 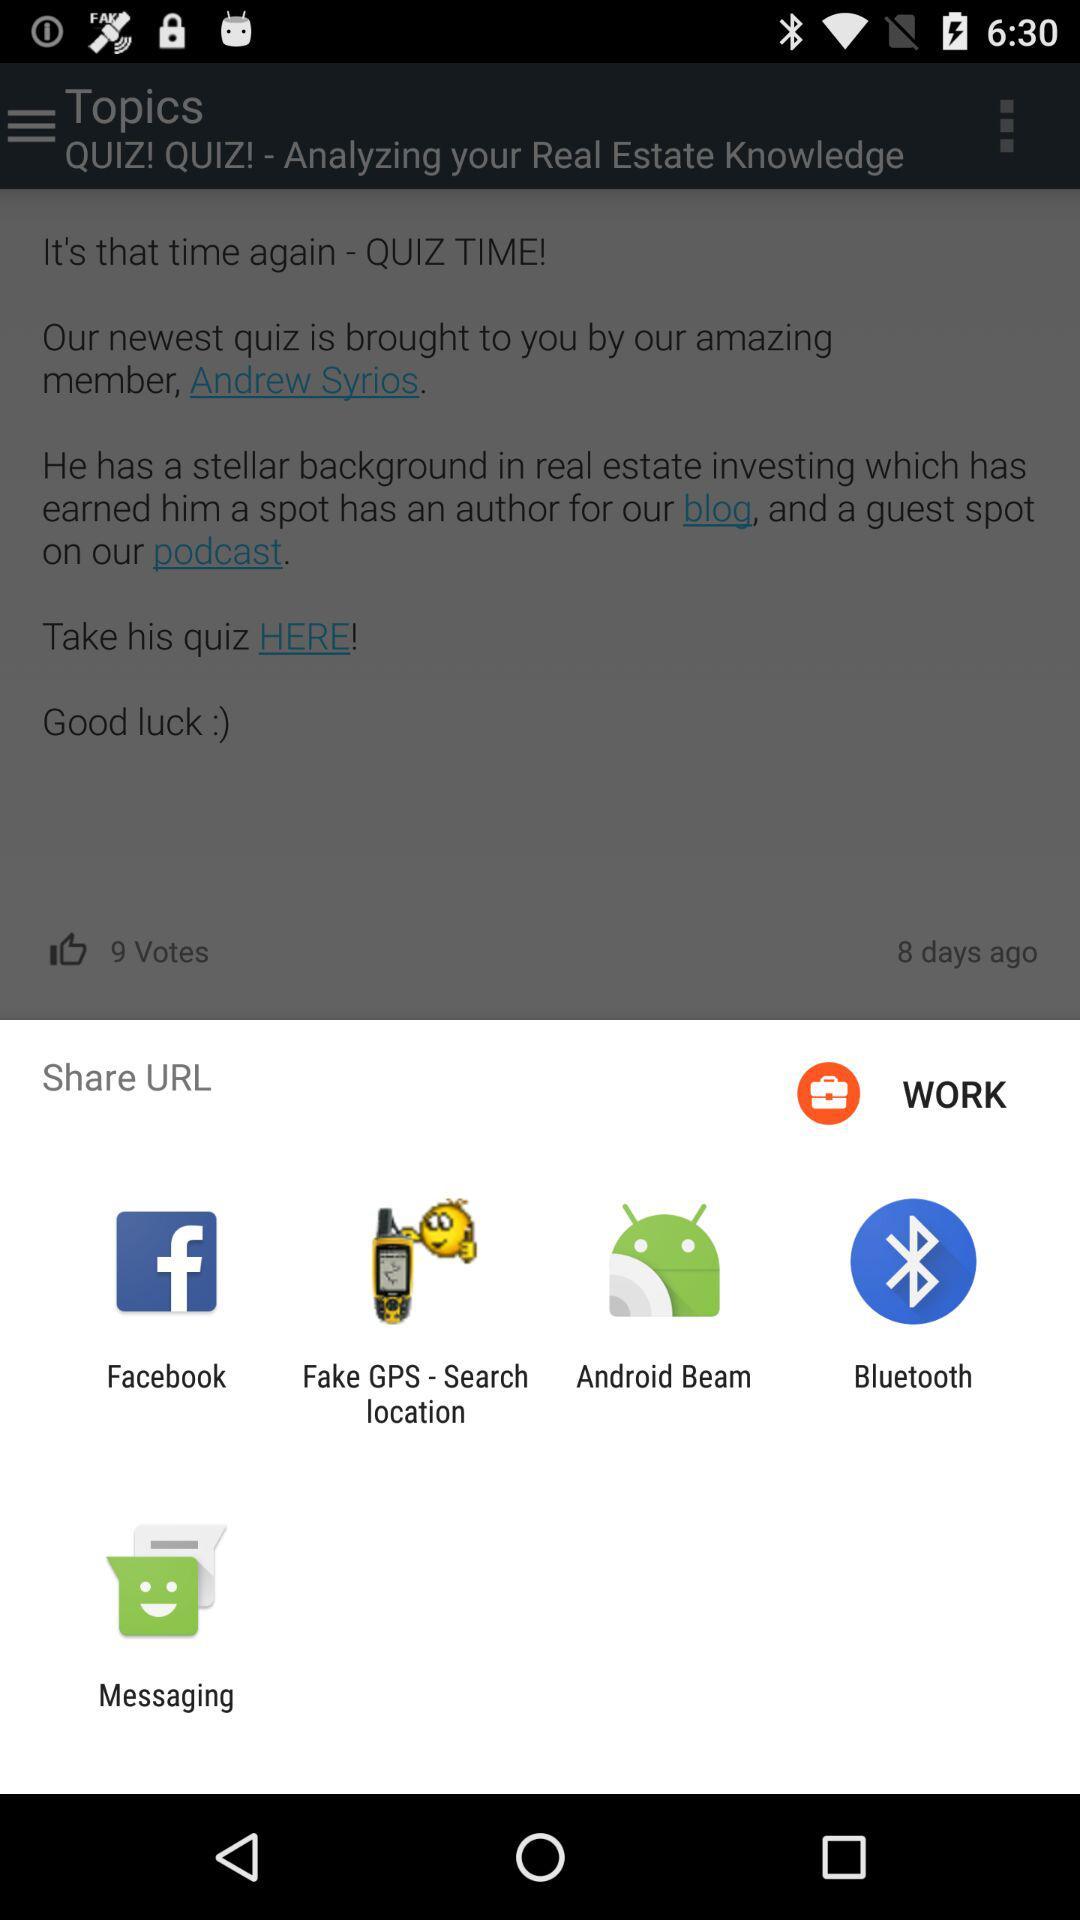 What do you see at coordinates (913, 1392) in the screenshot?
I see `the bluetooth app` at bounding box center [913, 1392].